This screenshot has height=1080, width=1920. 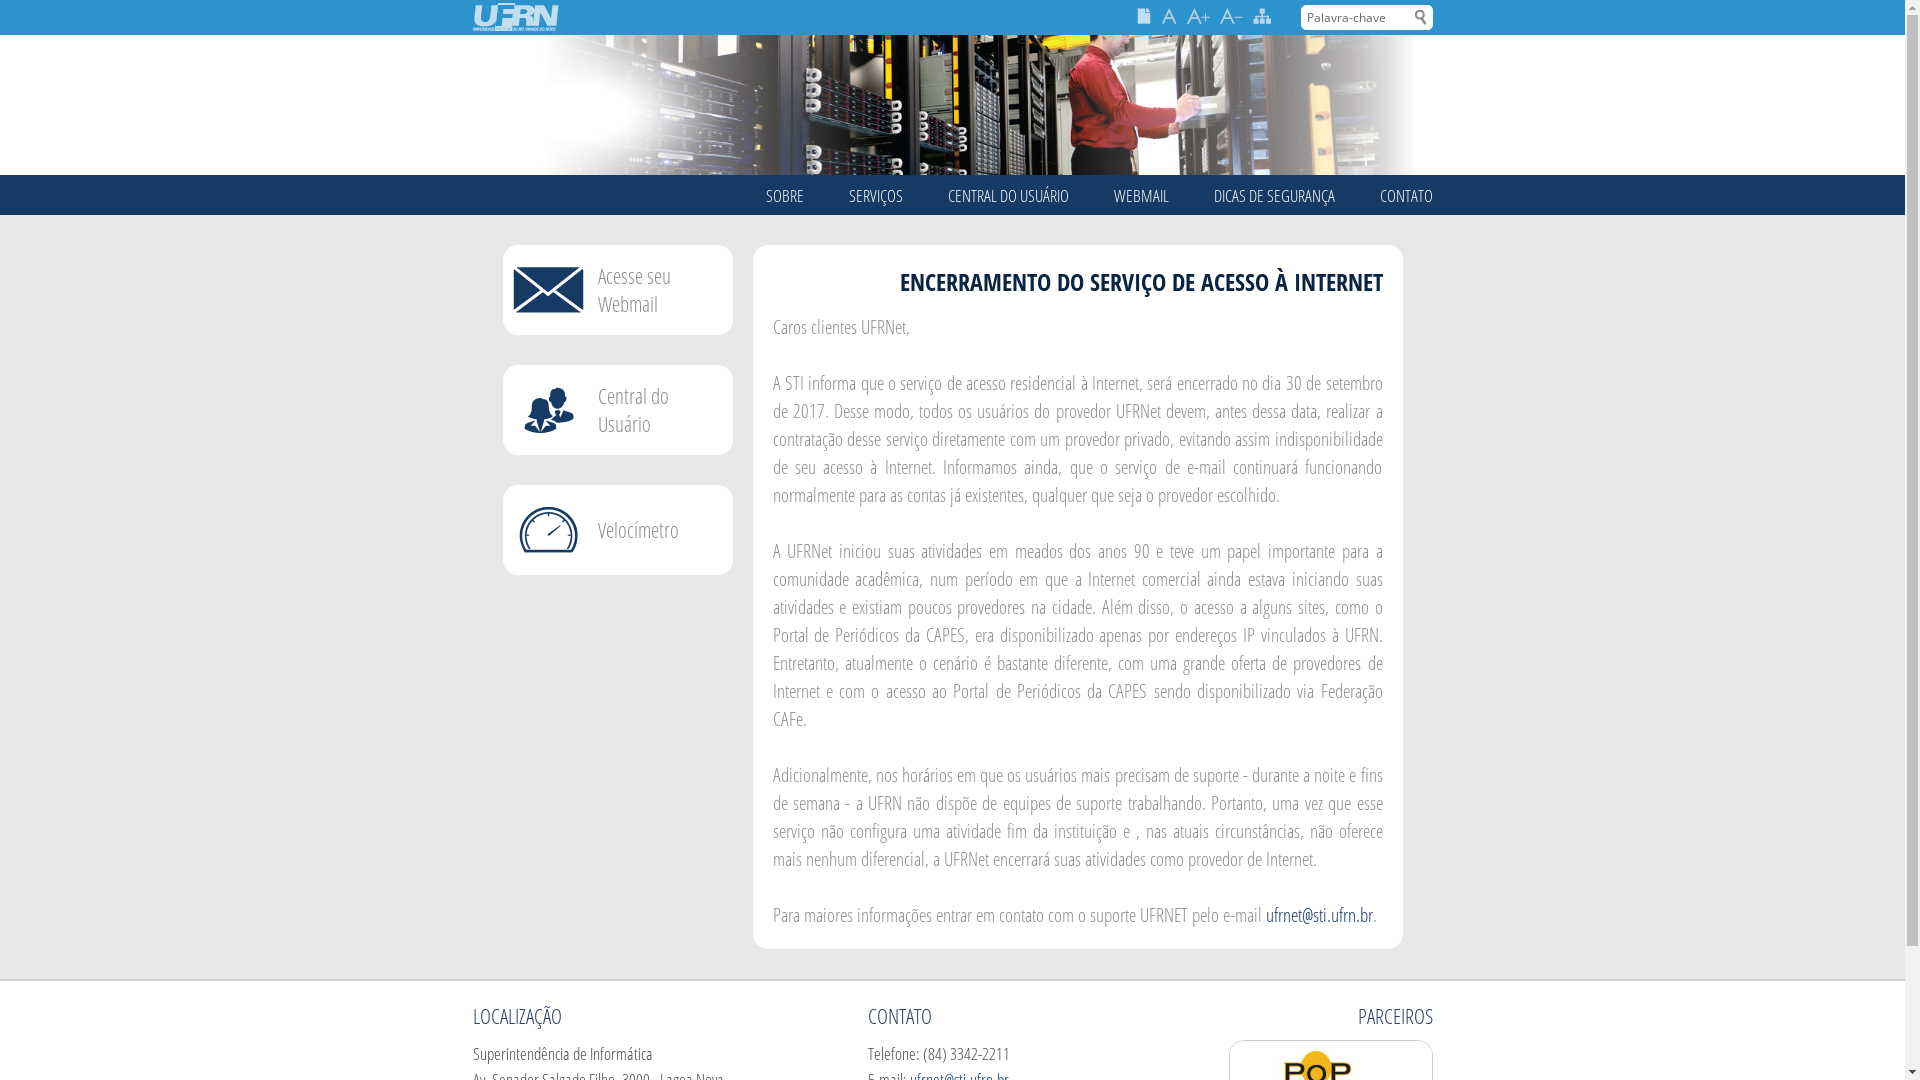 What do you see at coordinates (1405, 195) in the screenshot?
I see `'CONTATO'` at bounding box center [1405, 195].